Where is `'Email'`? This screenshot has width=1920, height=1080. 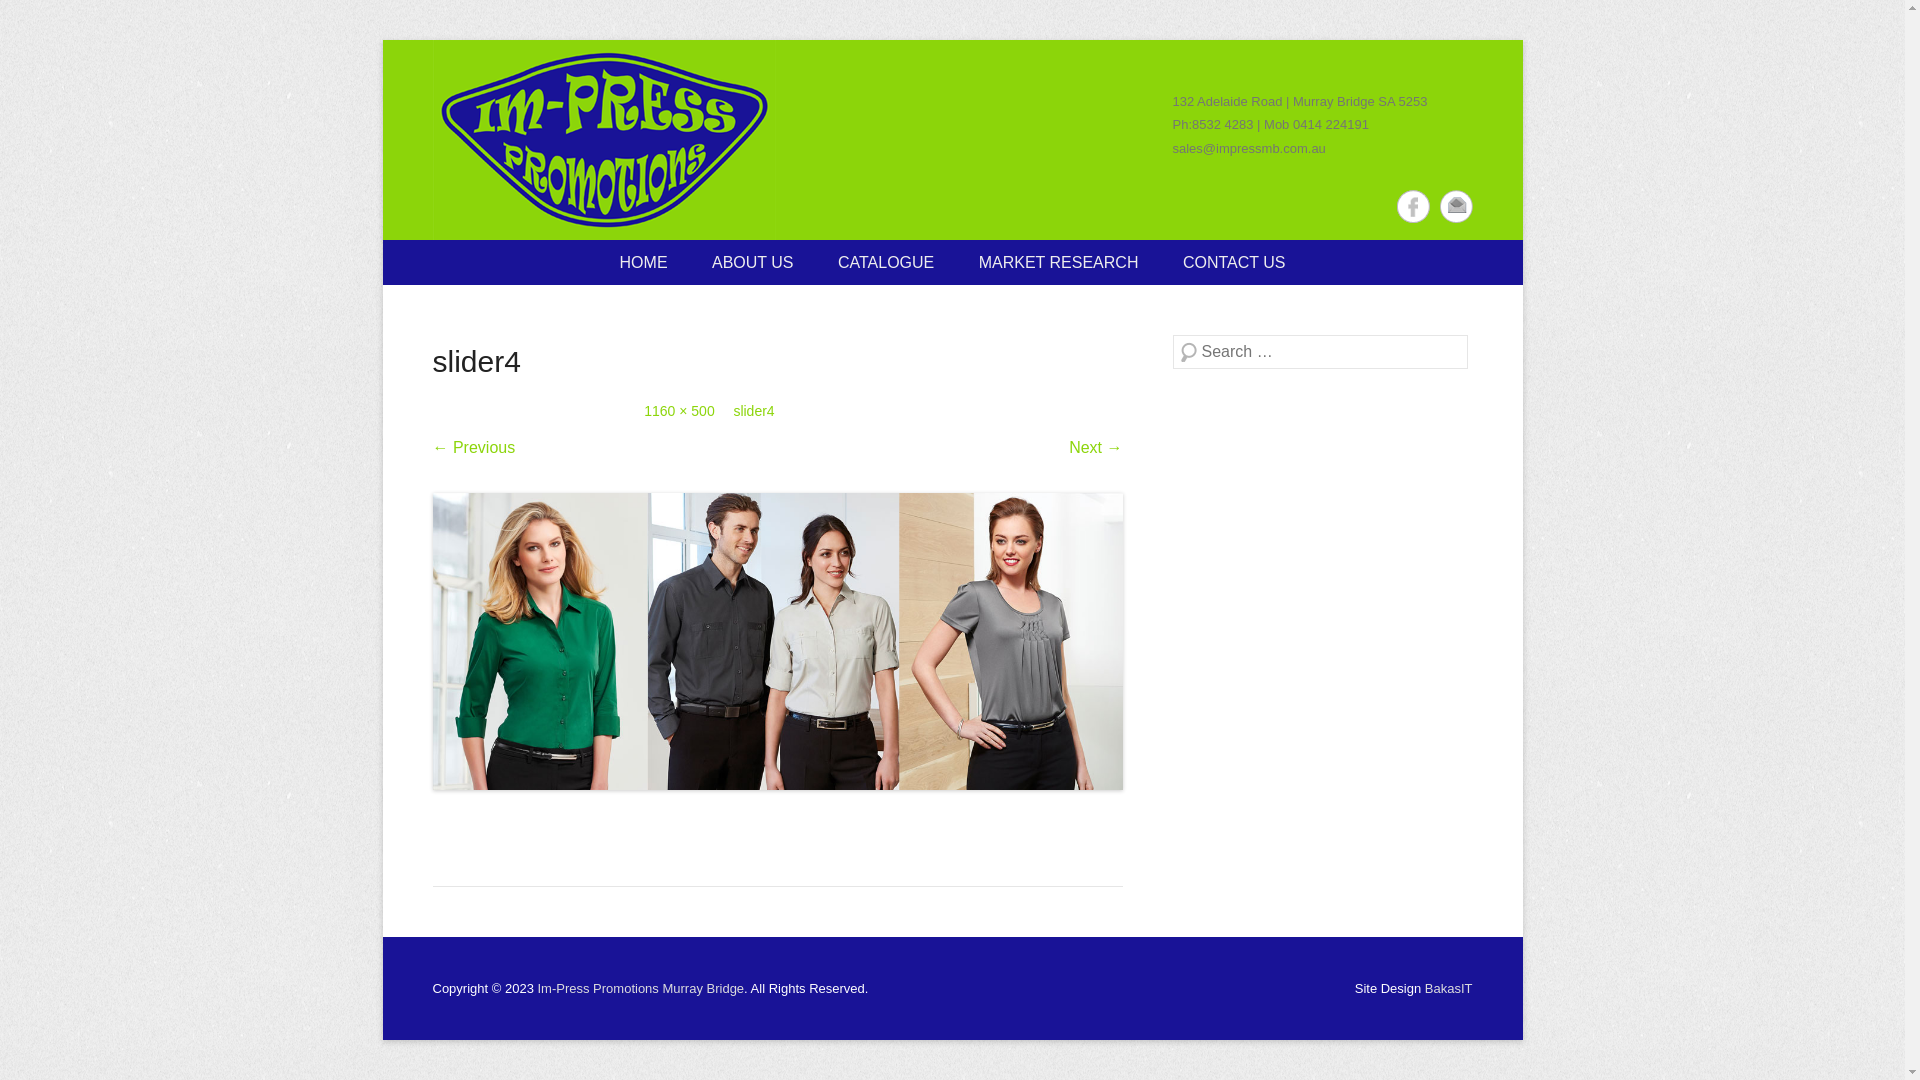
'Email' is located at coordinates (1456, 206).